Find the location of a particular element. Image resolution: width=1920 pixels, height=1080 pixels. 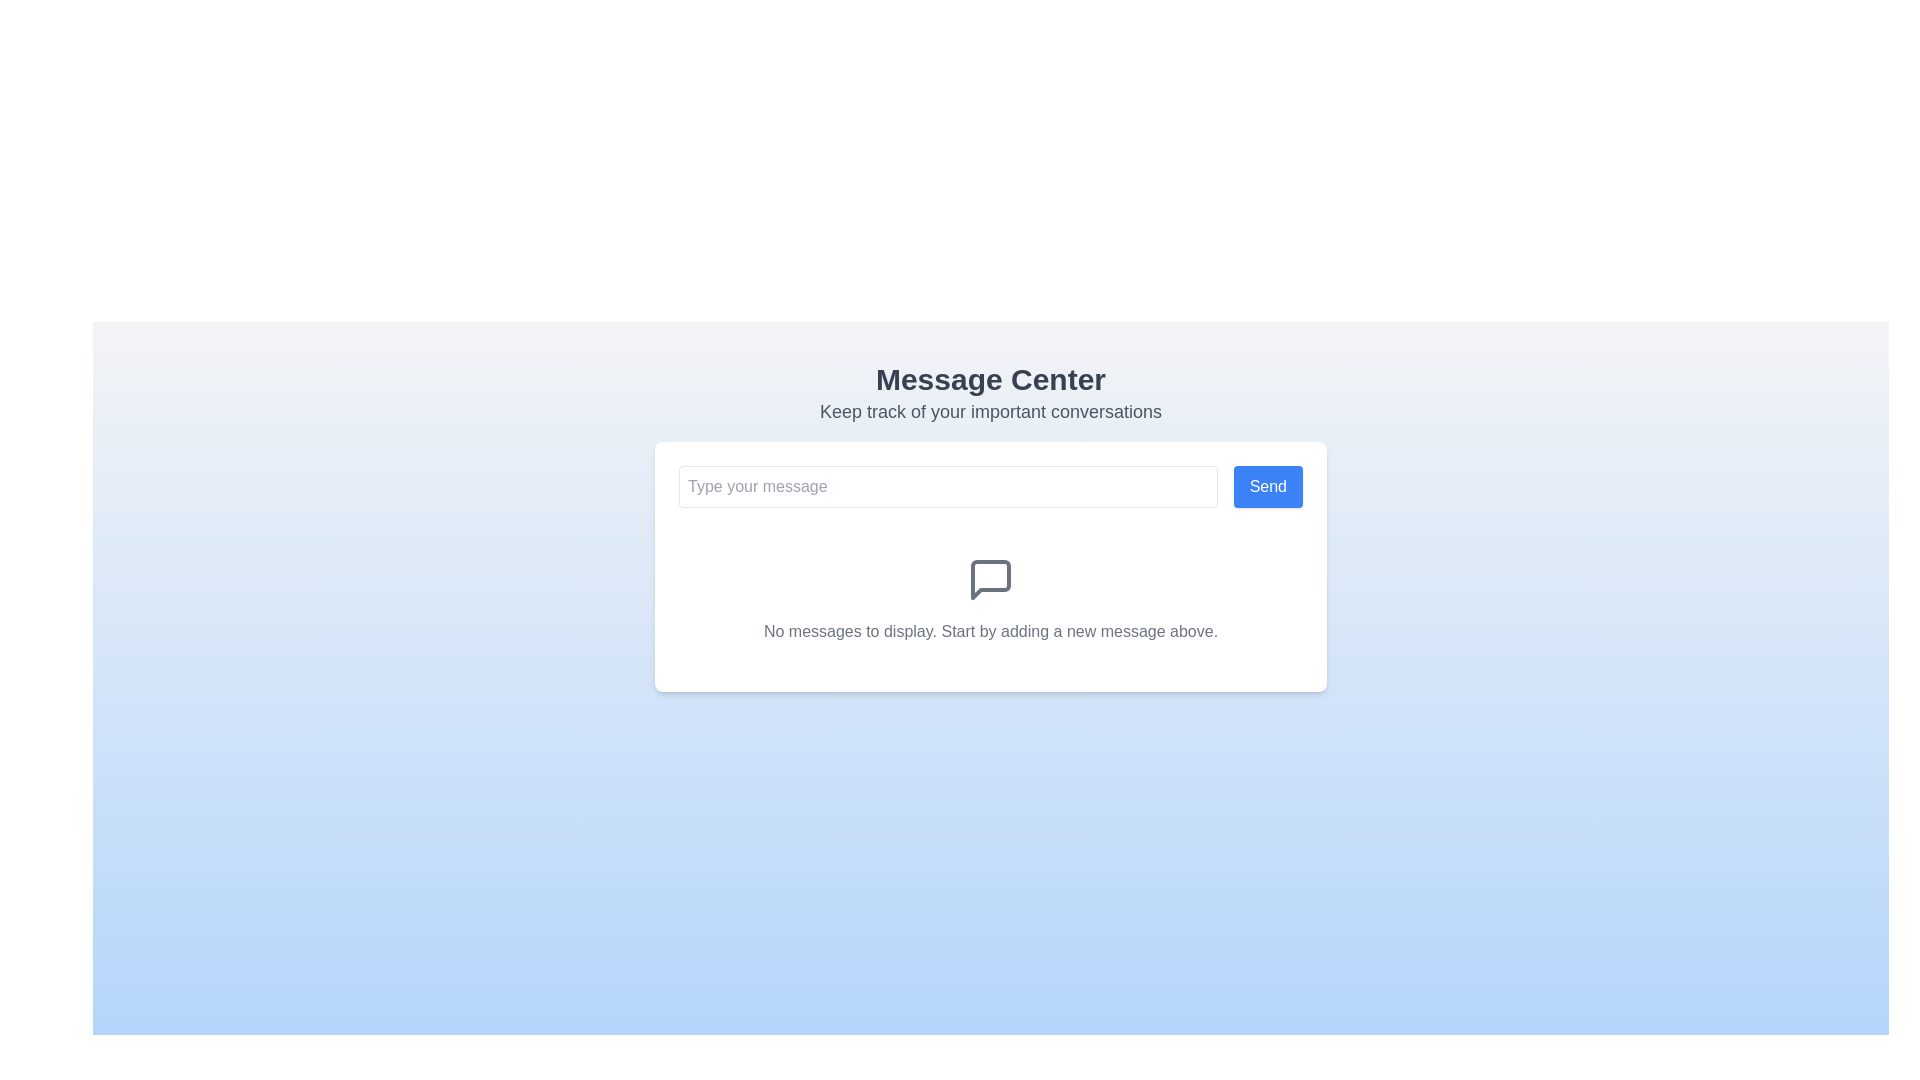

the speech bubble icon, which is a rounded square with a pointed tail, located at the center of the message section below the 'Type your message' field is located at coordinates (990, 579).